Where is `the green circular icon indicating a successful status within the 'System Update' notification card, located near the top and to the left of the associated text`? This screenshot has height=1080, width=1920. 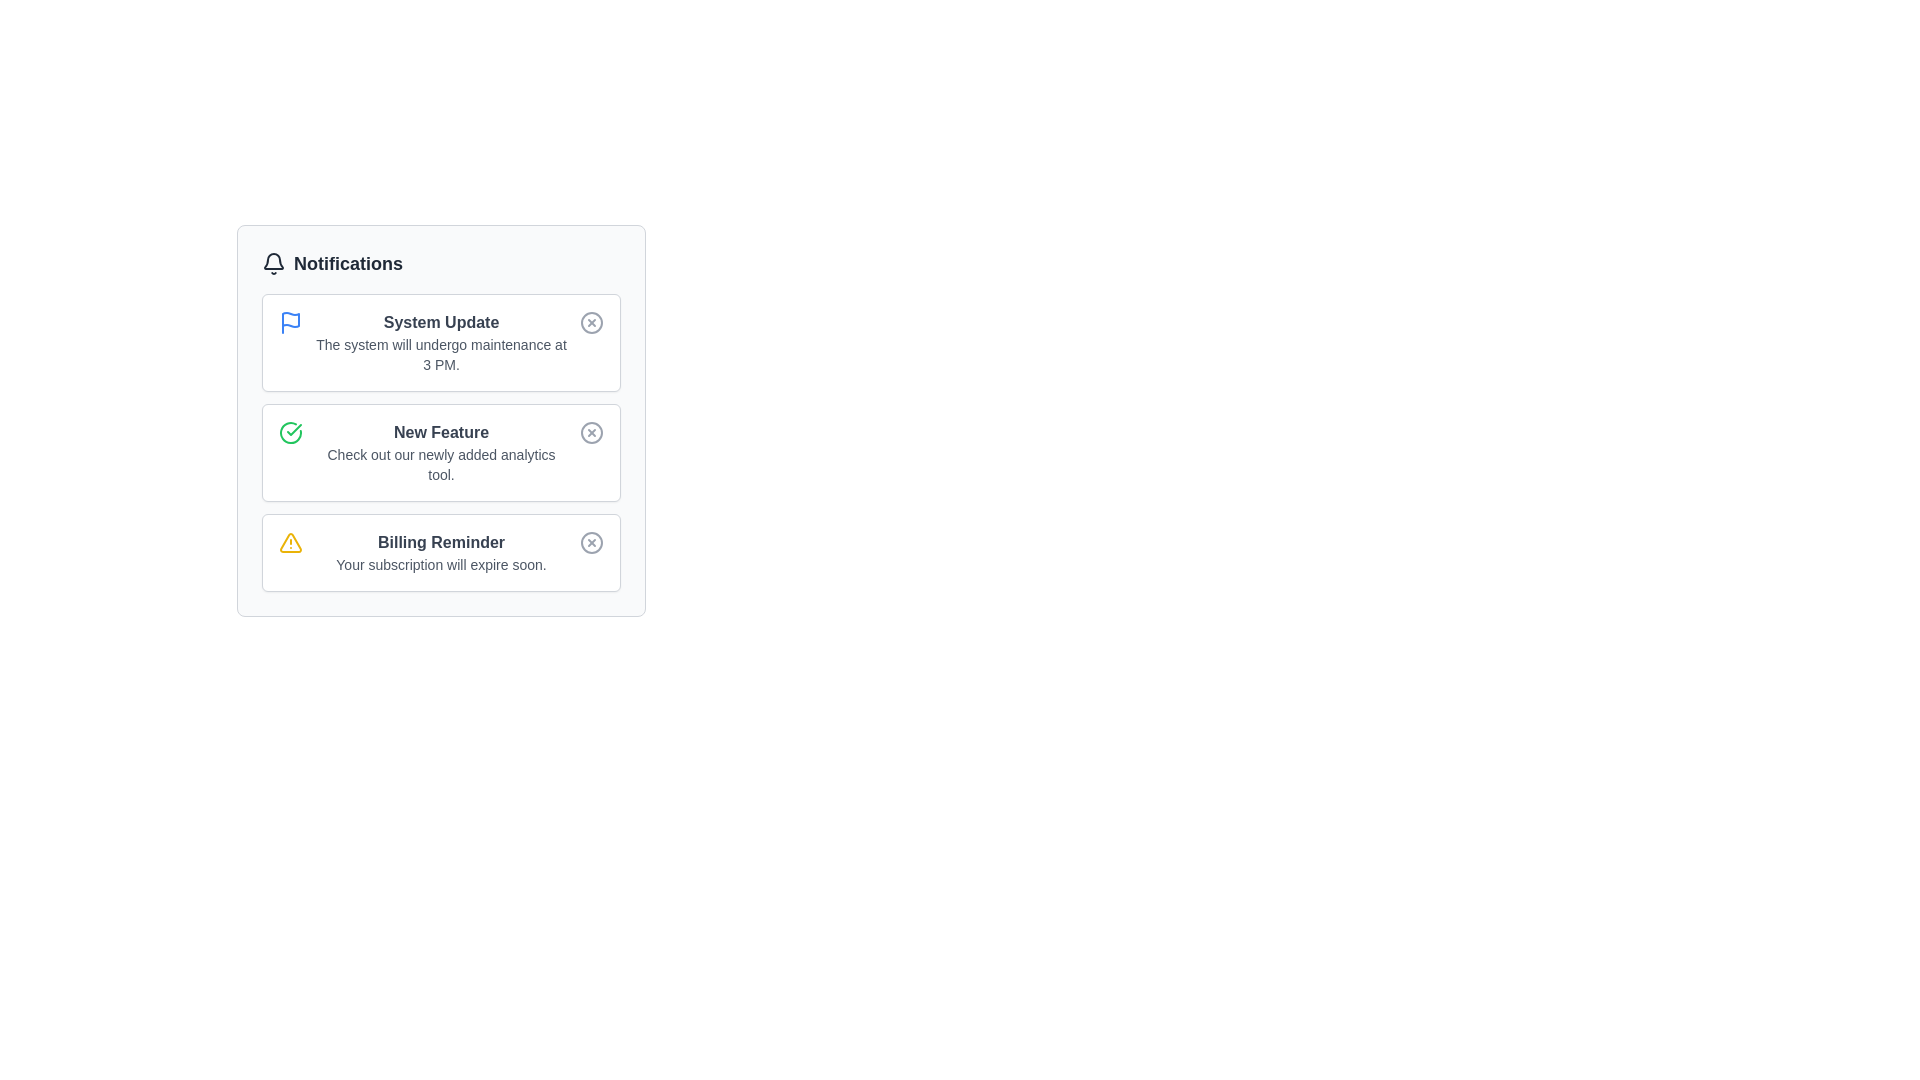 the green circular icon indicating a successful status within the 'System Update' notification card, located near the top and to the left of the associated text is located at coordinates (293, 428).